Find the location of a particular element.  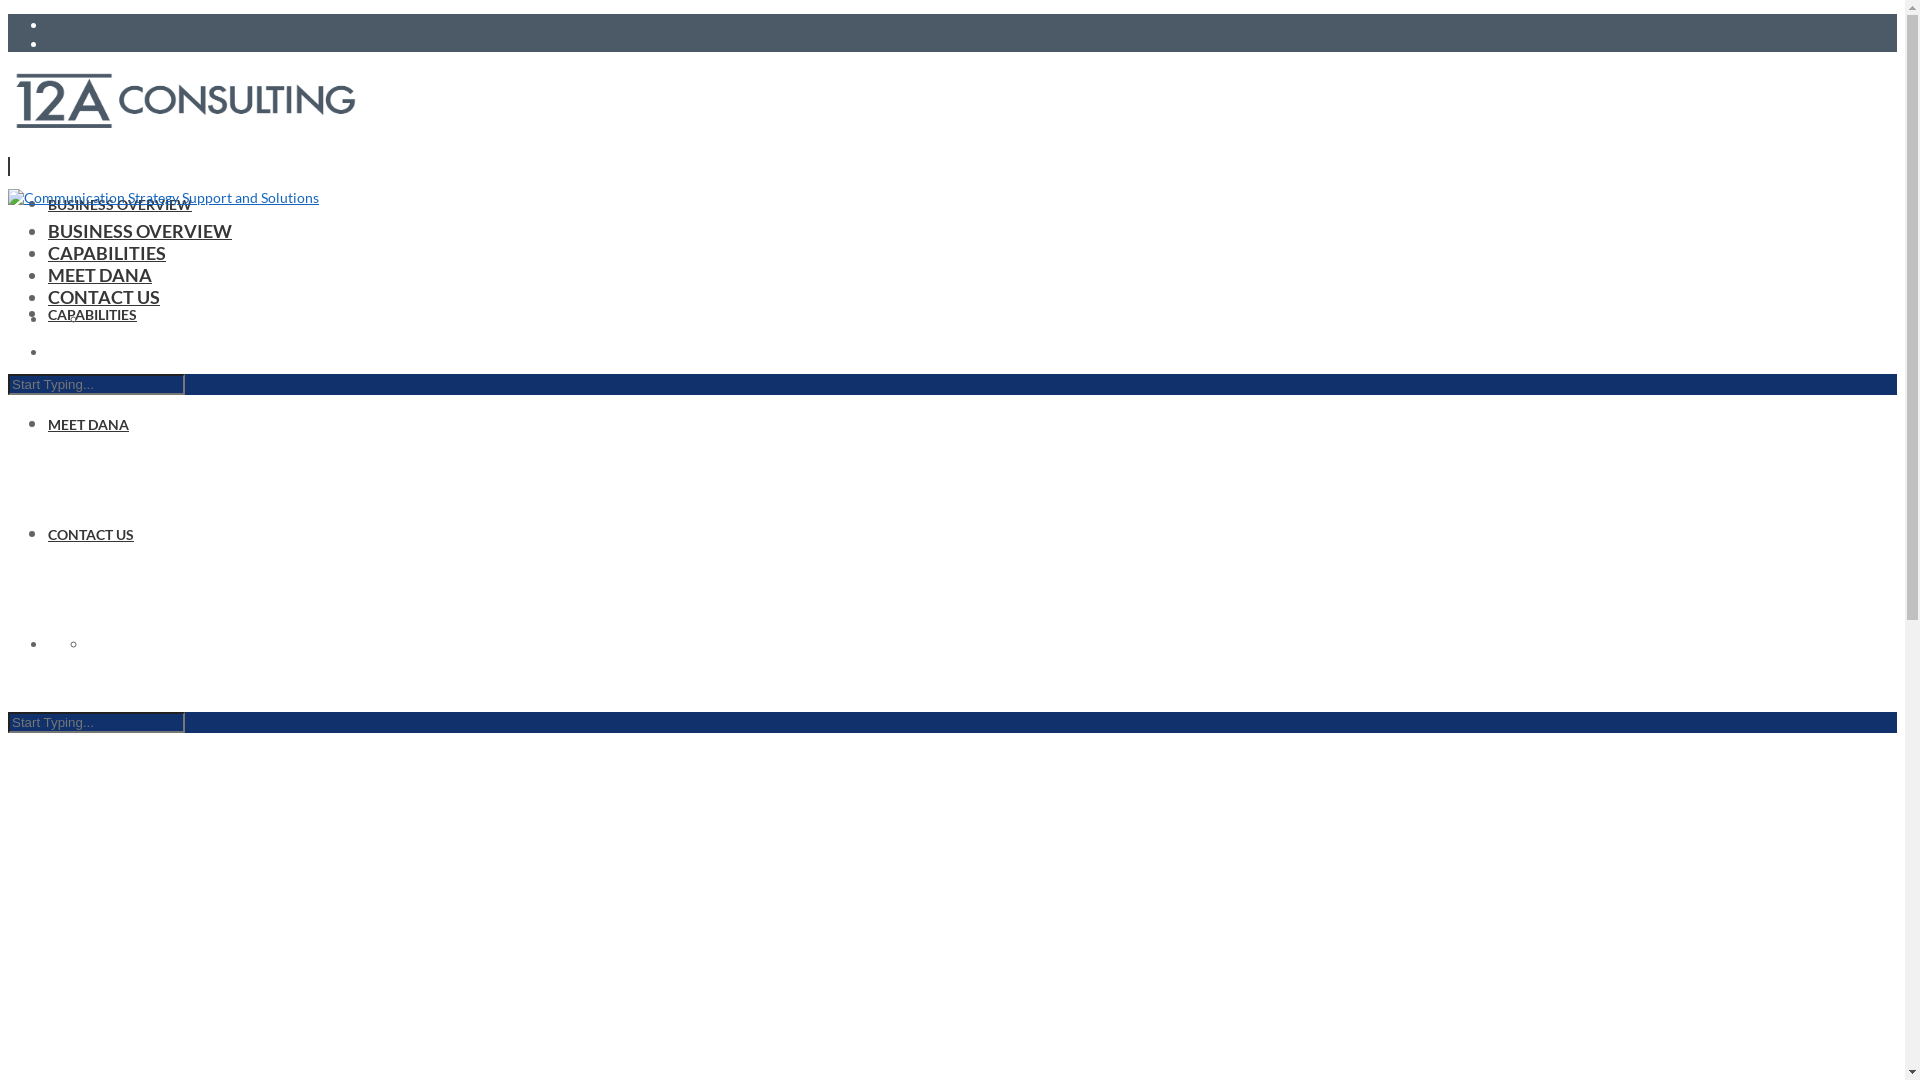

'BUSINESS OVERVIEW' is located at coordinates (138, 230).